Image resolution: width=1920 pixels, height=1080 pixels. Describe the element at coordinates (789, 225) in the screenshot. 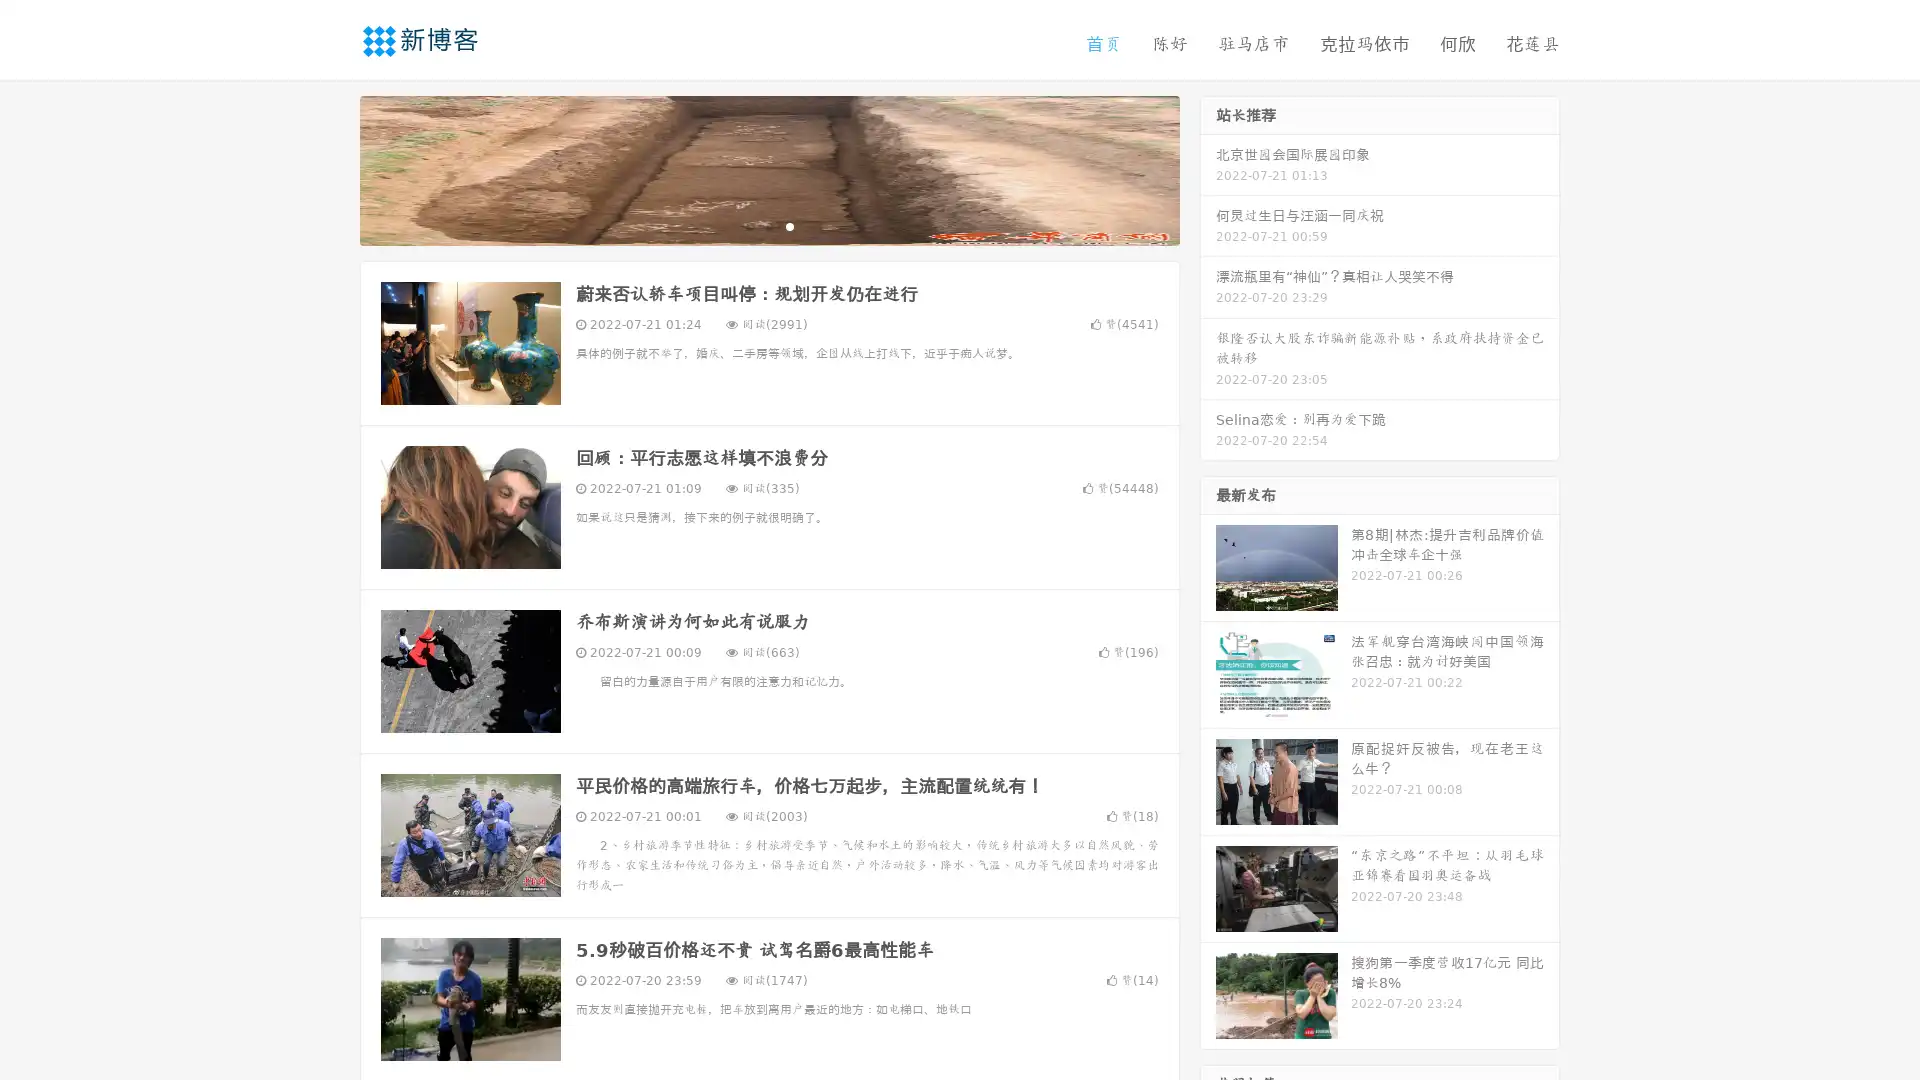

I see `Go to slide 3` at that location.